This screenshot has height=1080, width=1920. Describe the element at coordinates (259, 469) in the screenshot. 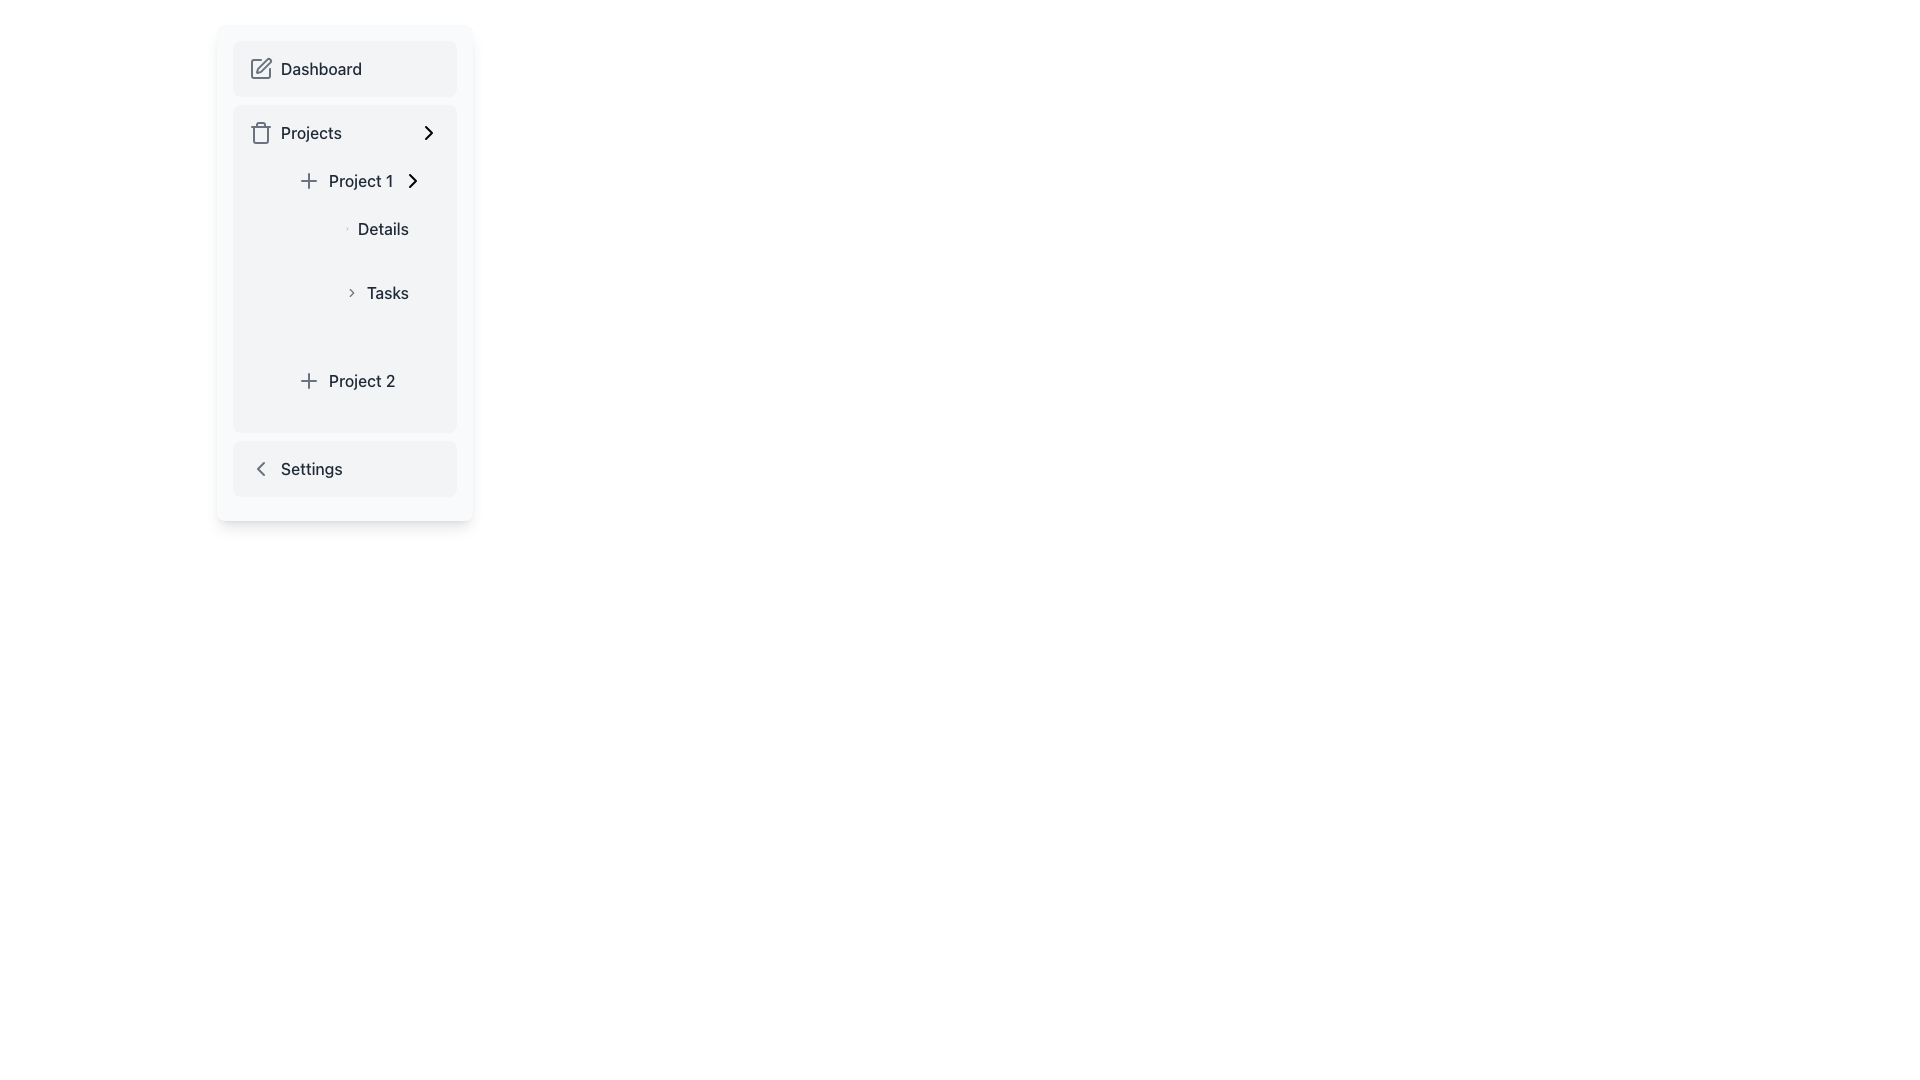

I see `the chevron icon located to the left of the 'Settings' text label in the vertical navigation menu` at that location.